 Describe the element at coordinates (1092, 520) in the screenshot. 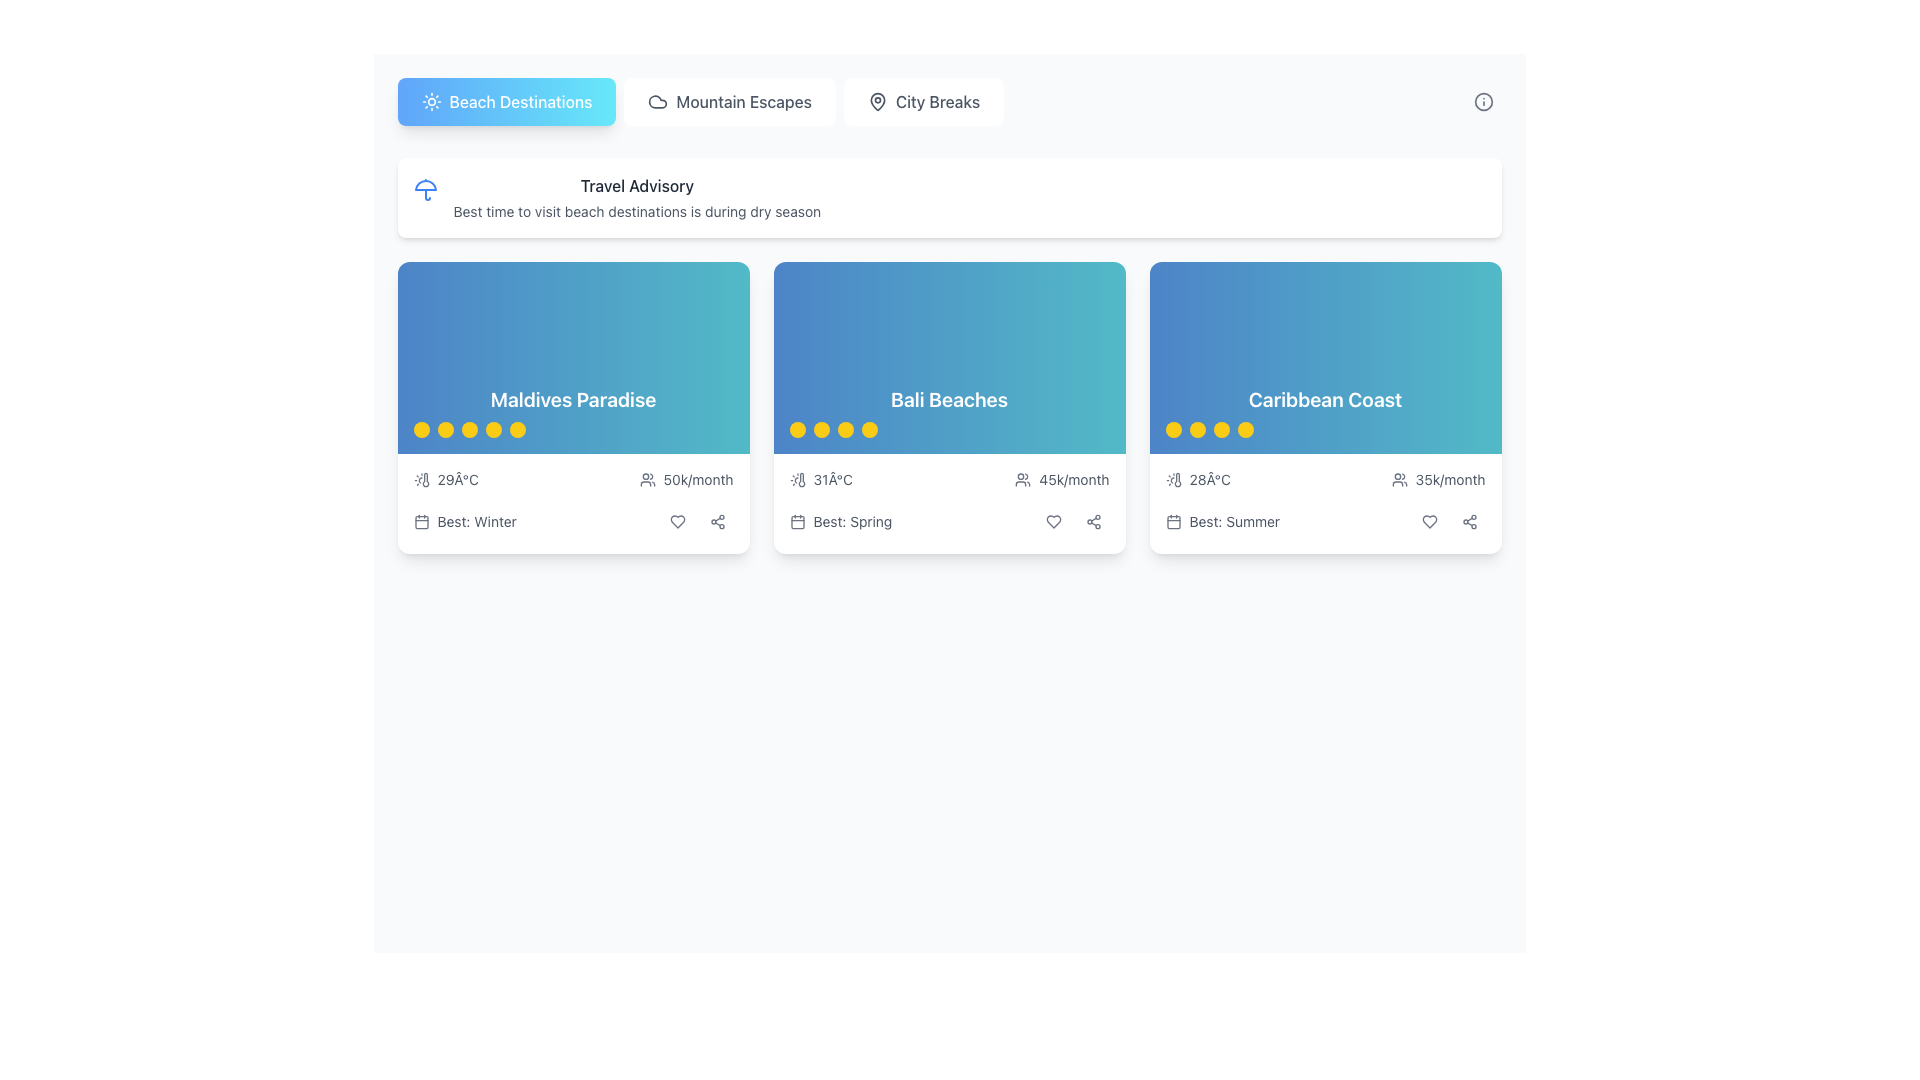

I see `the 'Share' button located at the bottom-right corner of the 'Bali Beaches' card` at that location.